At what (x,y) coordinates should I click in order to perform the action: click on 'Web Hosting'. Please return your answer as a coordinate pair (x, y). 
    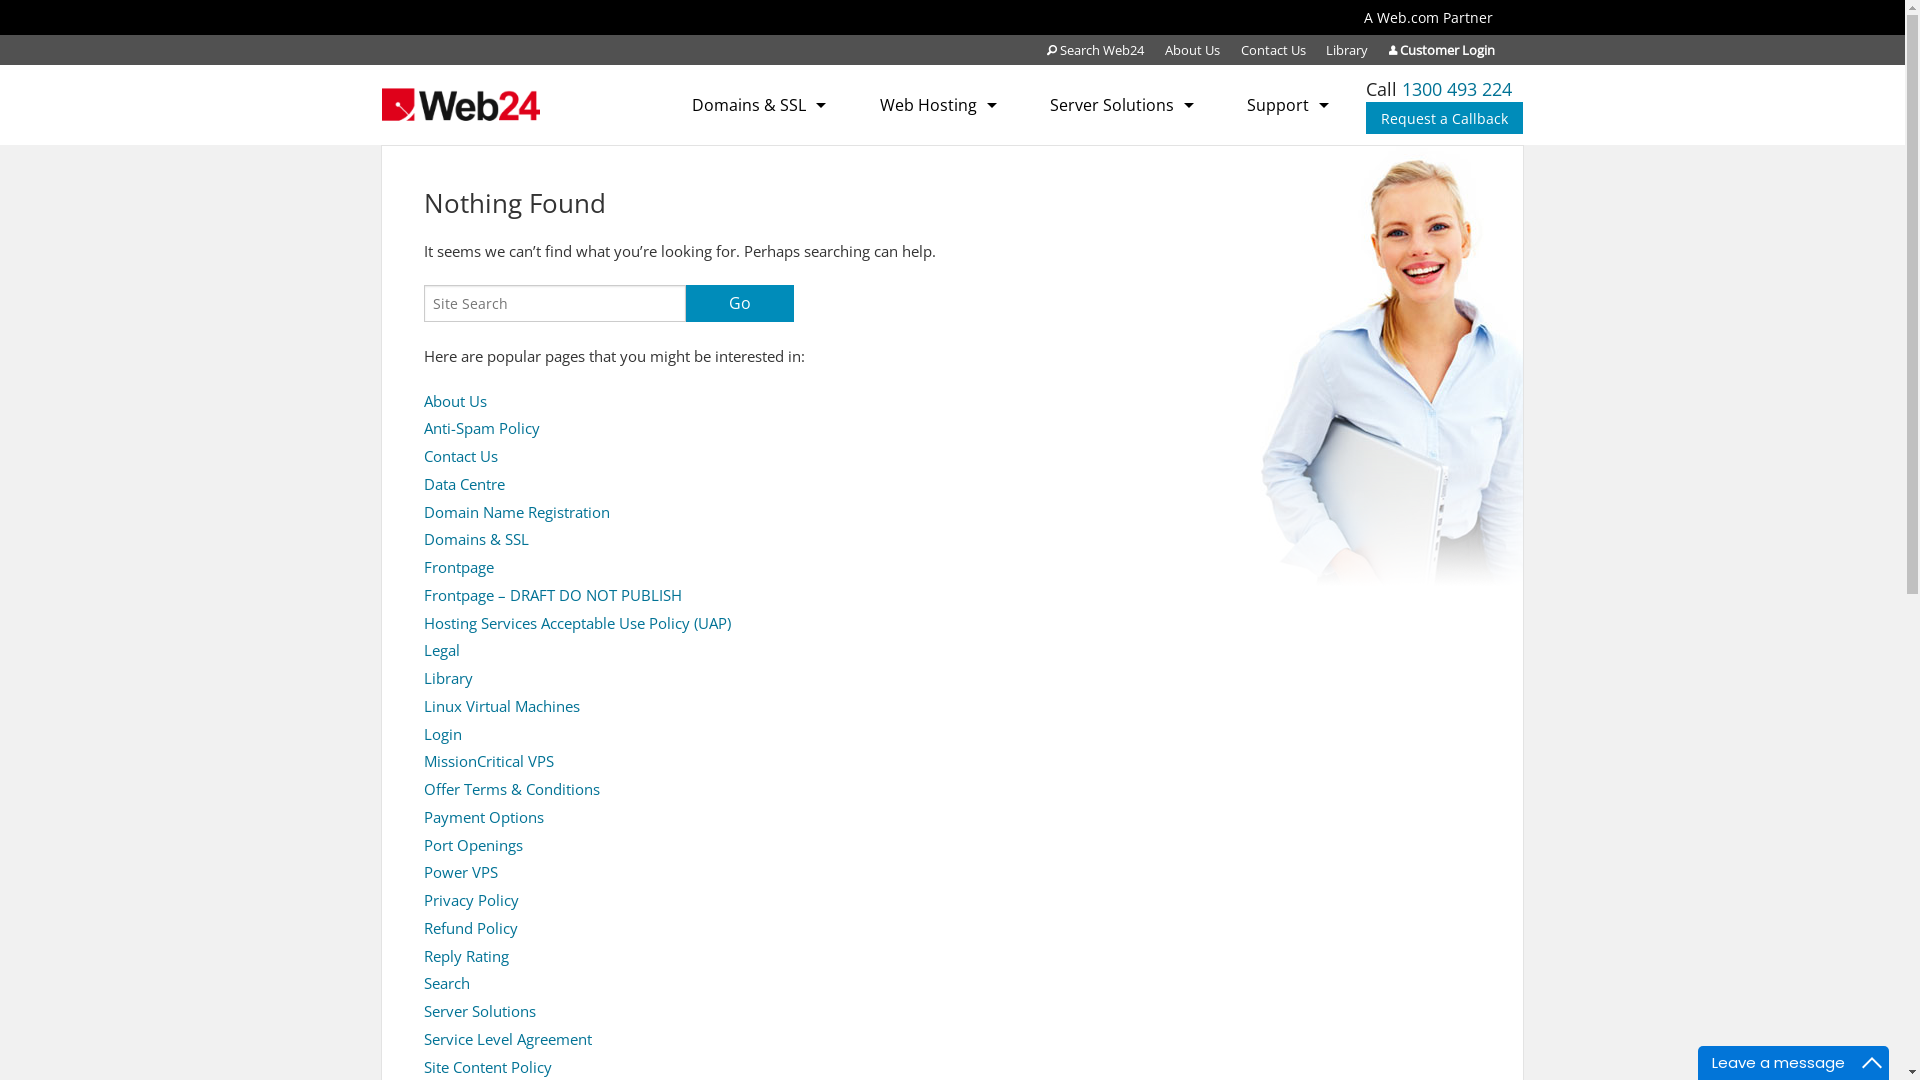
    Looking at the image, I should click on (936, 104).